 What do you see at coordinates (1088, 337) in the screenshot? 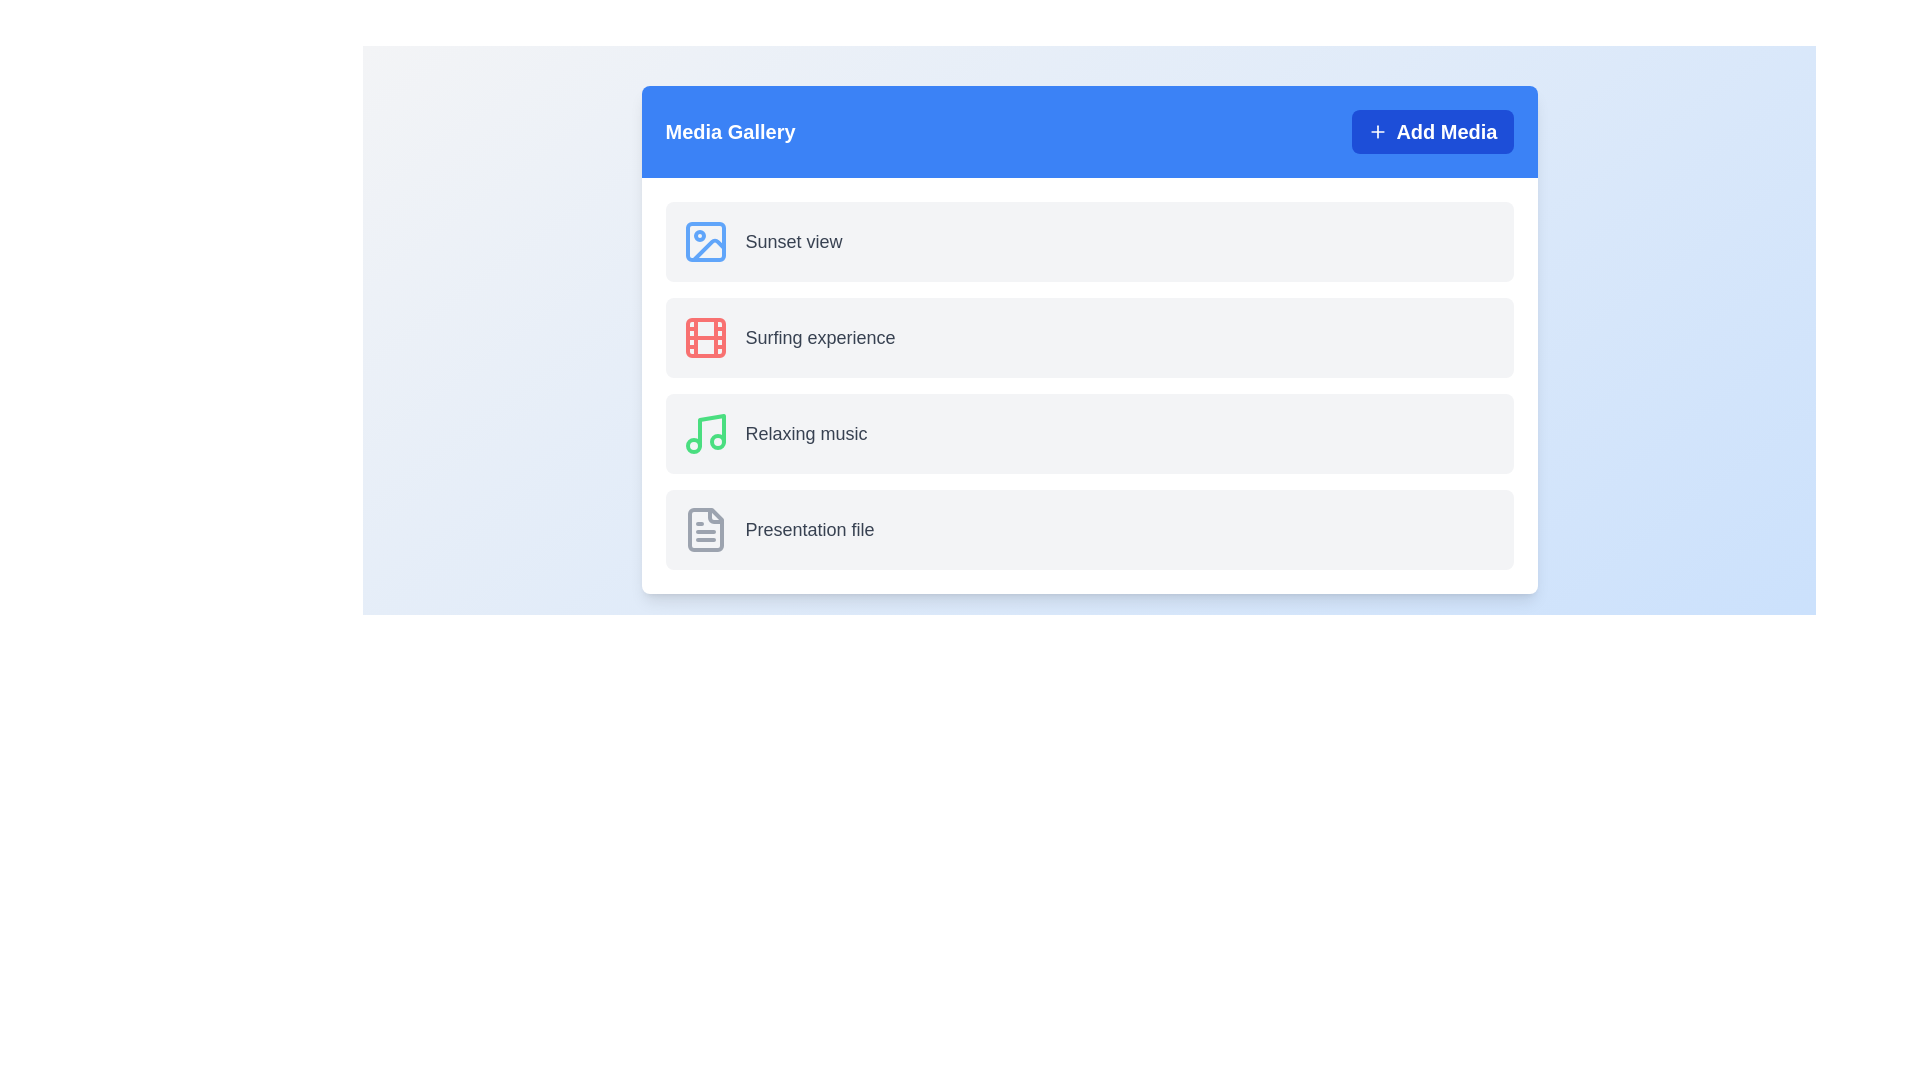
I see `the list item for 'Surfing experience'` at bounding box center [1088, 337].